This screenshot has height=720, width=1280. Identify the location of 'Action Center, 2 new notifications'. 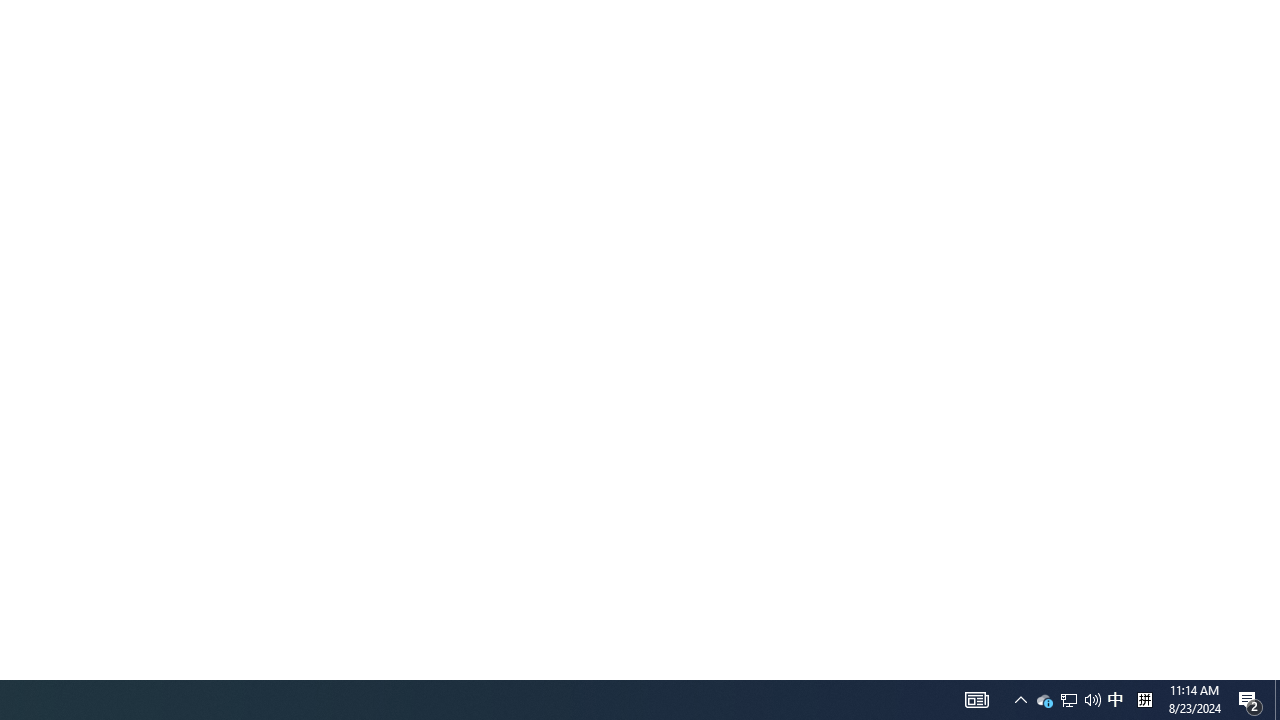
(1250, 698).